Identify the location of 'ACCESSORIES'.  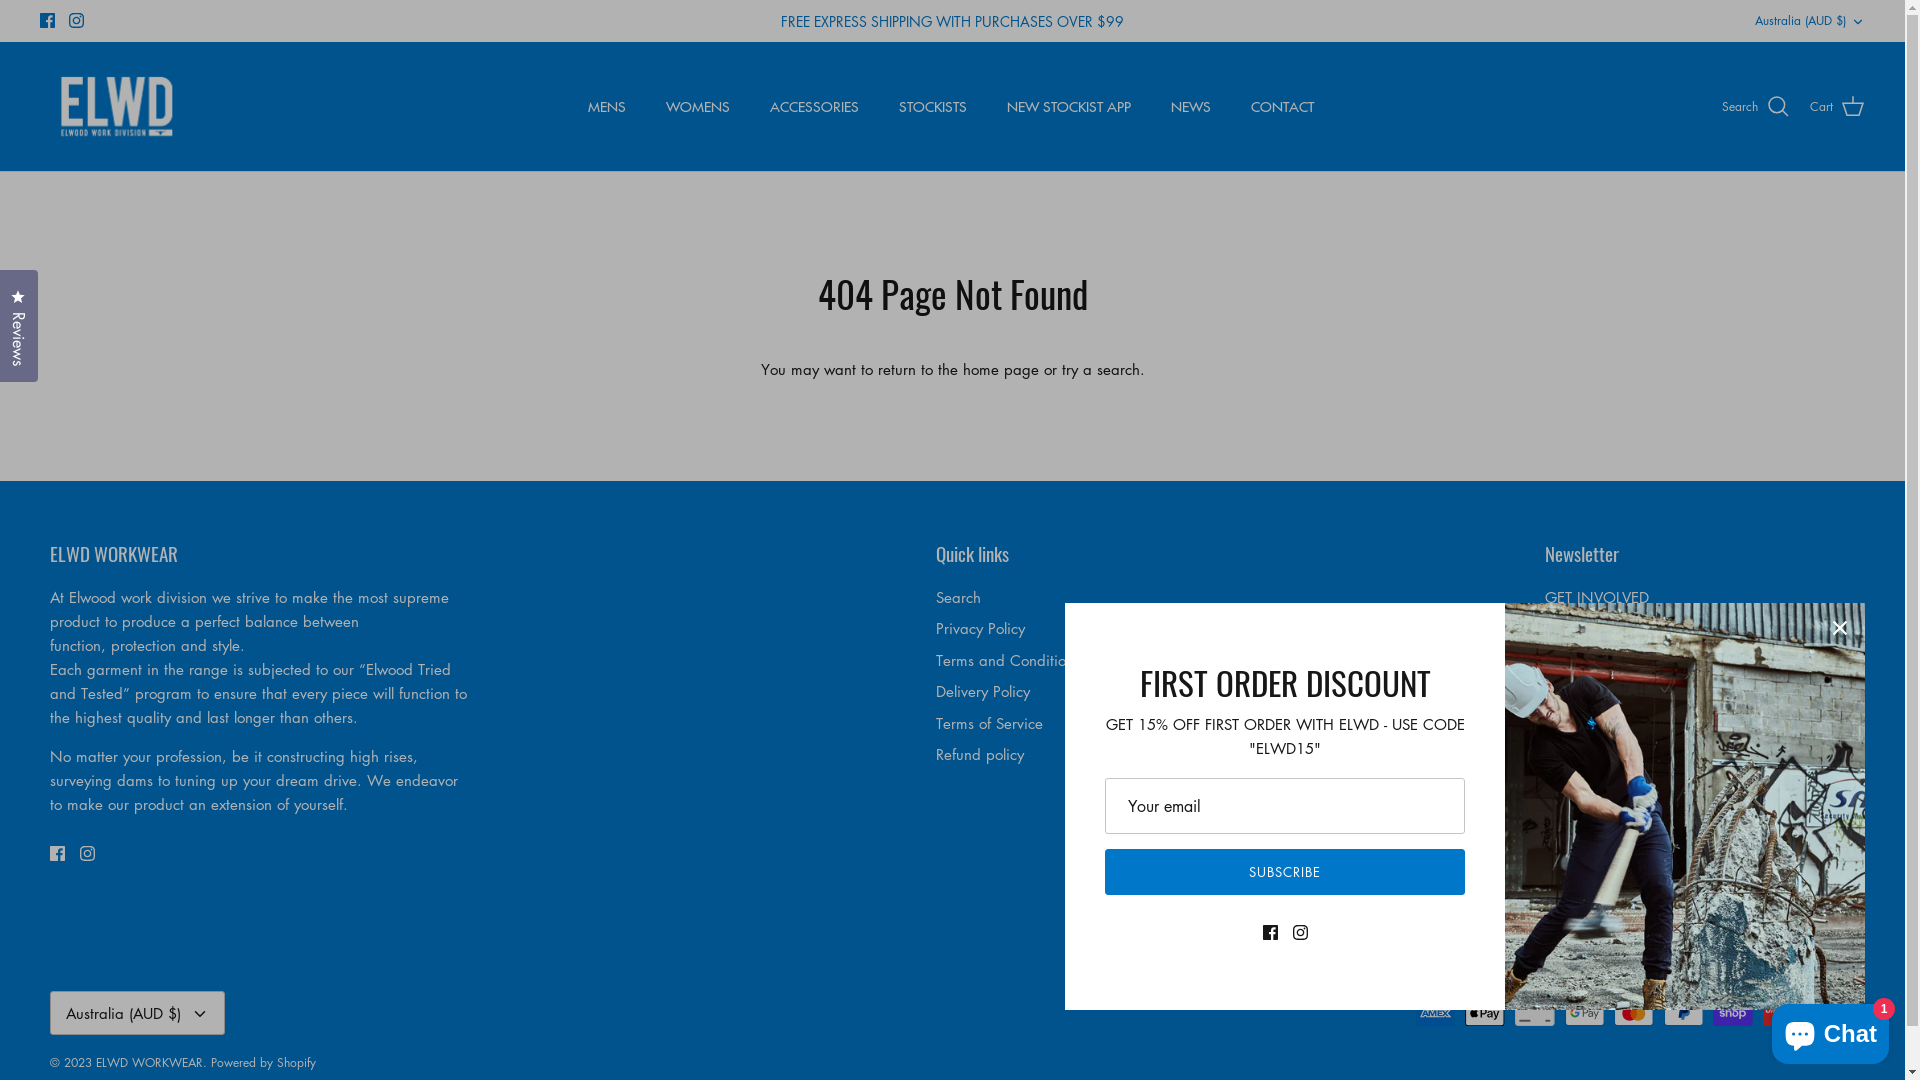
(814, 106).